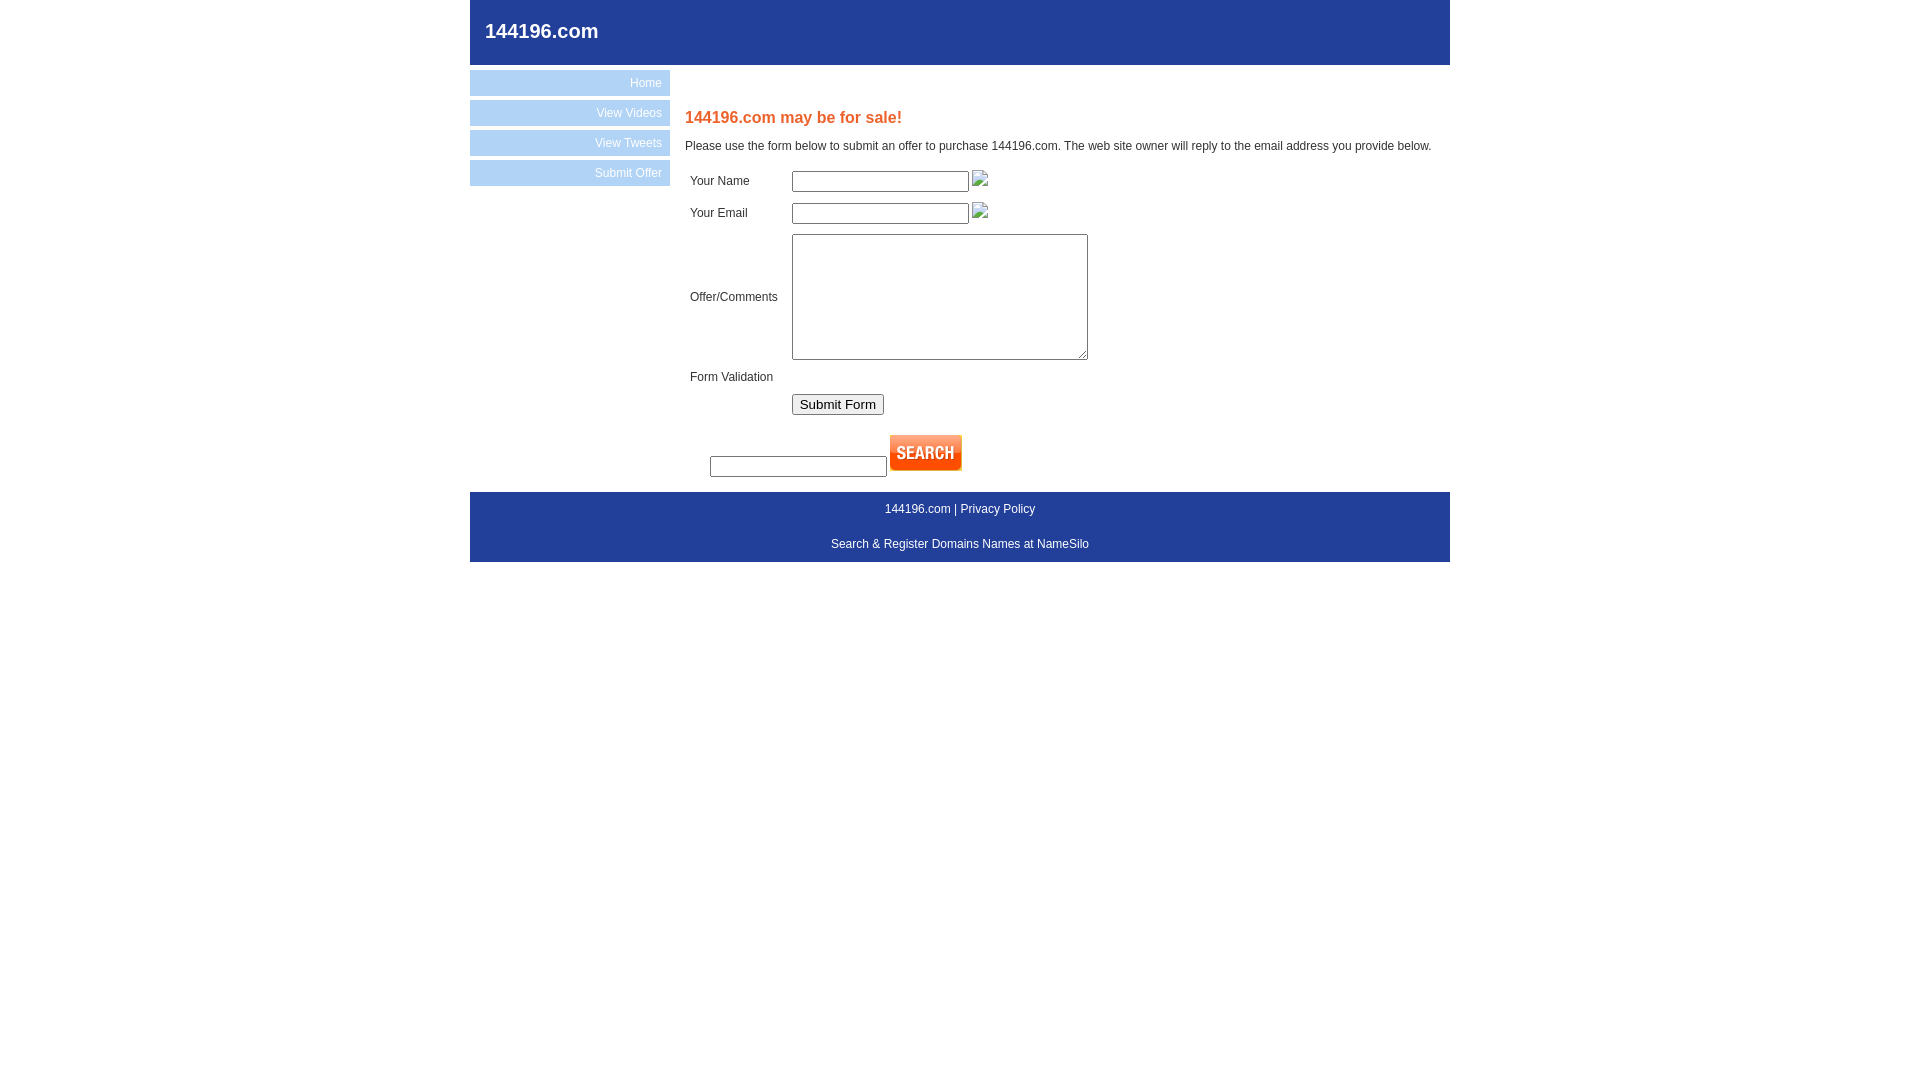 The width and height of the screenshot is (1920, 1080). Describe the element at coordinates (569, 82) in the screenshot. I see `'Home'` at that location.